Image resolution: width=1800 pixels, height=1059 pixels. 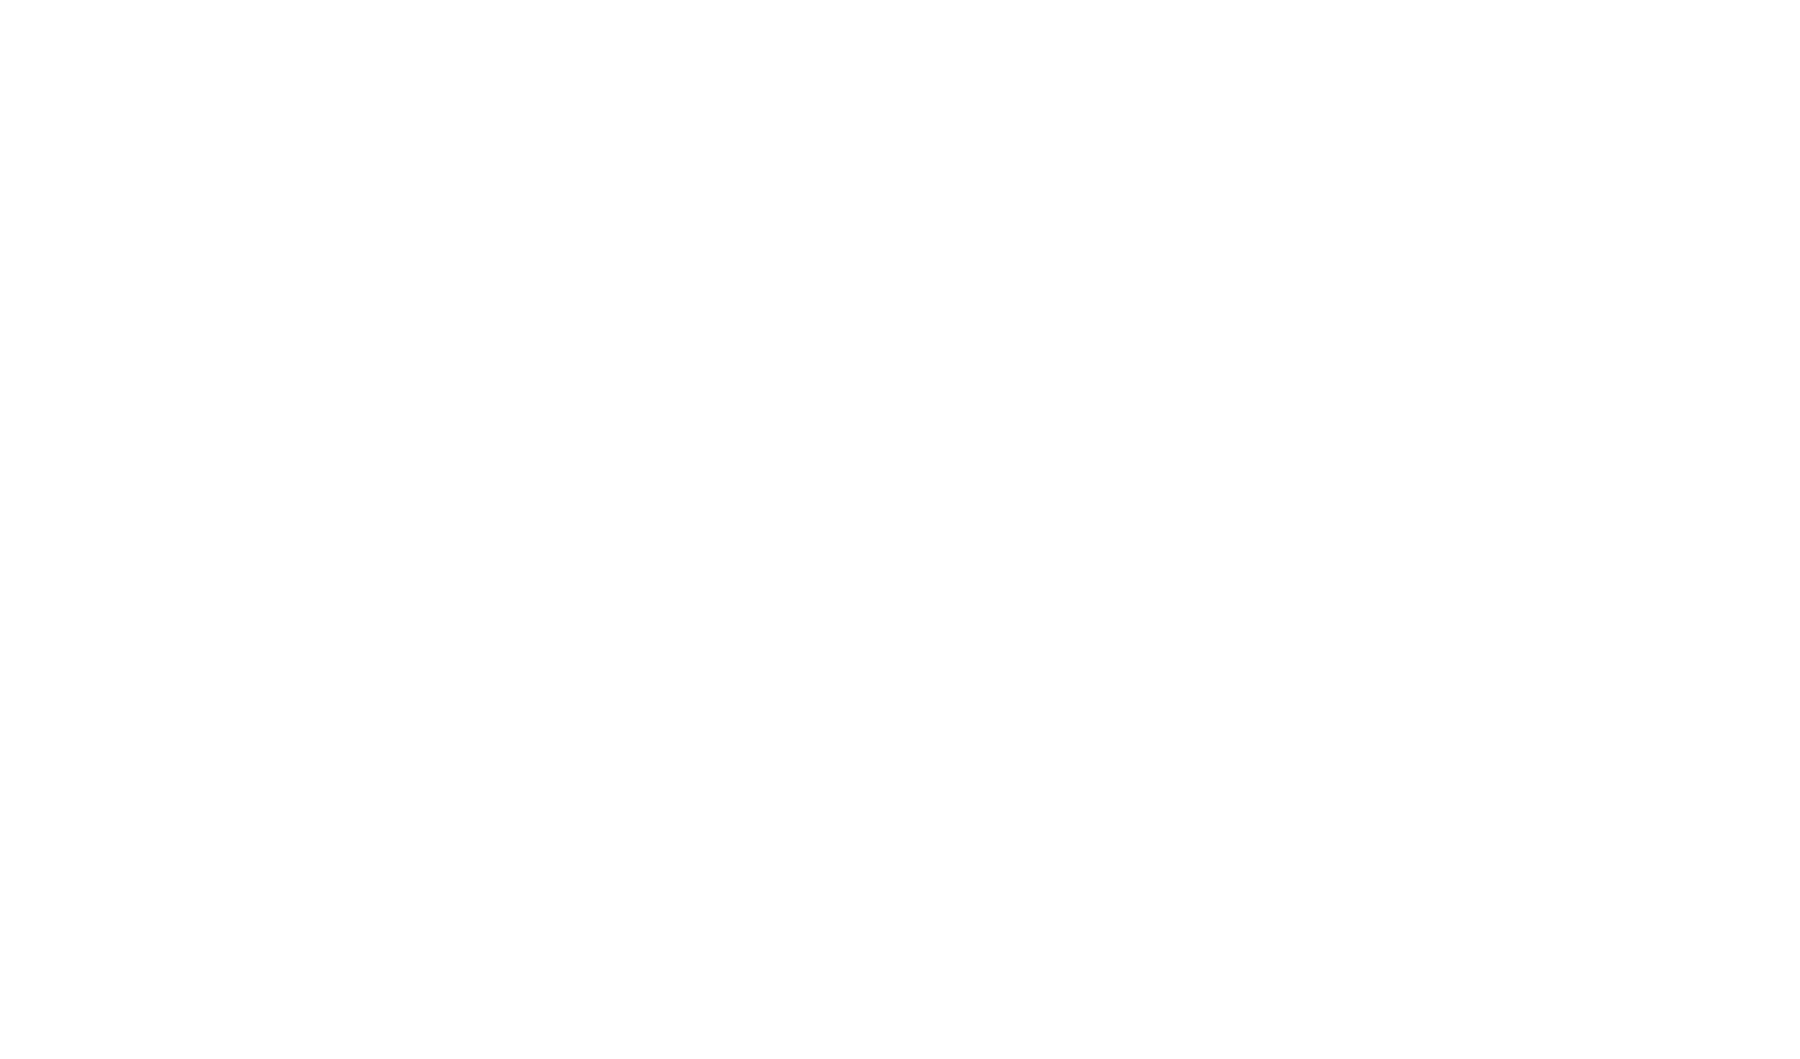 What do you see at coordinates (433, 172) in the screenshot?
I see `'Hotel in Obernai France'` at bounding box center [433, 172].